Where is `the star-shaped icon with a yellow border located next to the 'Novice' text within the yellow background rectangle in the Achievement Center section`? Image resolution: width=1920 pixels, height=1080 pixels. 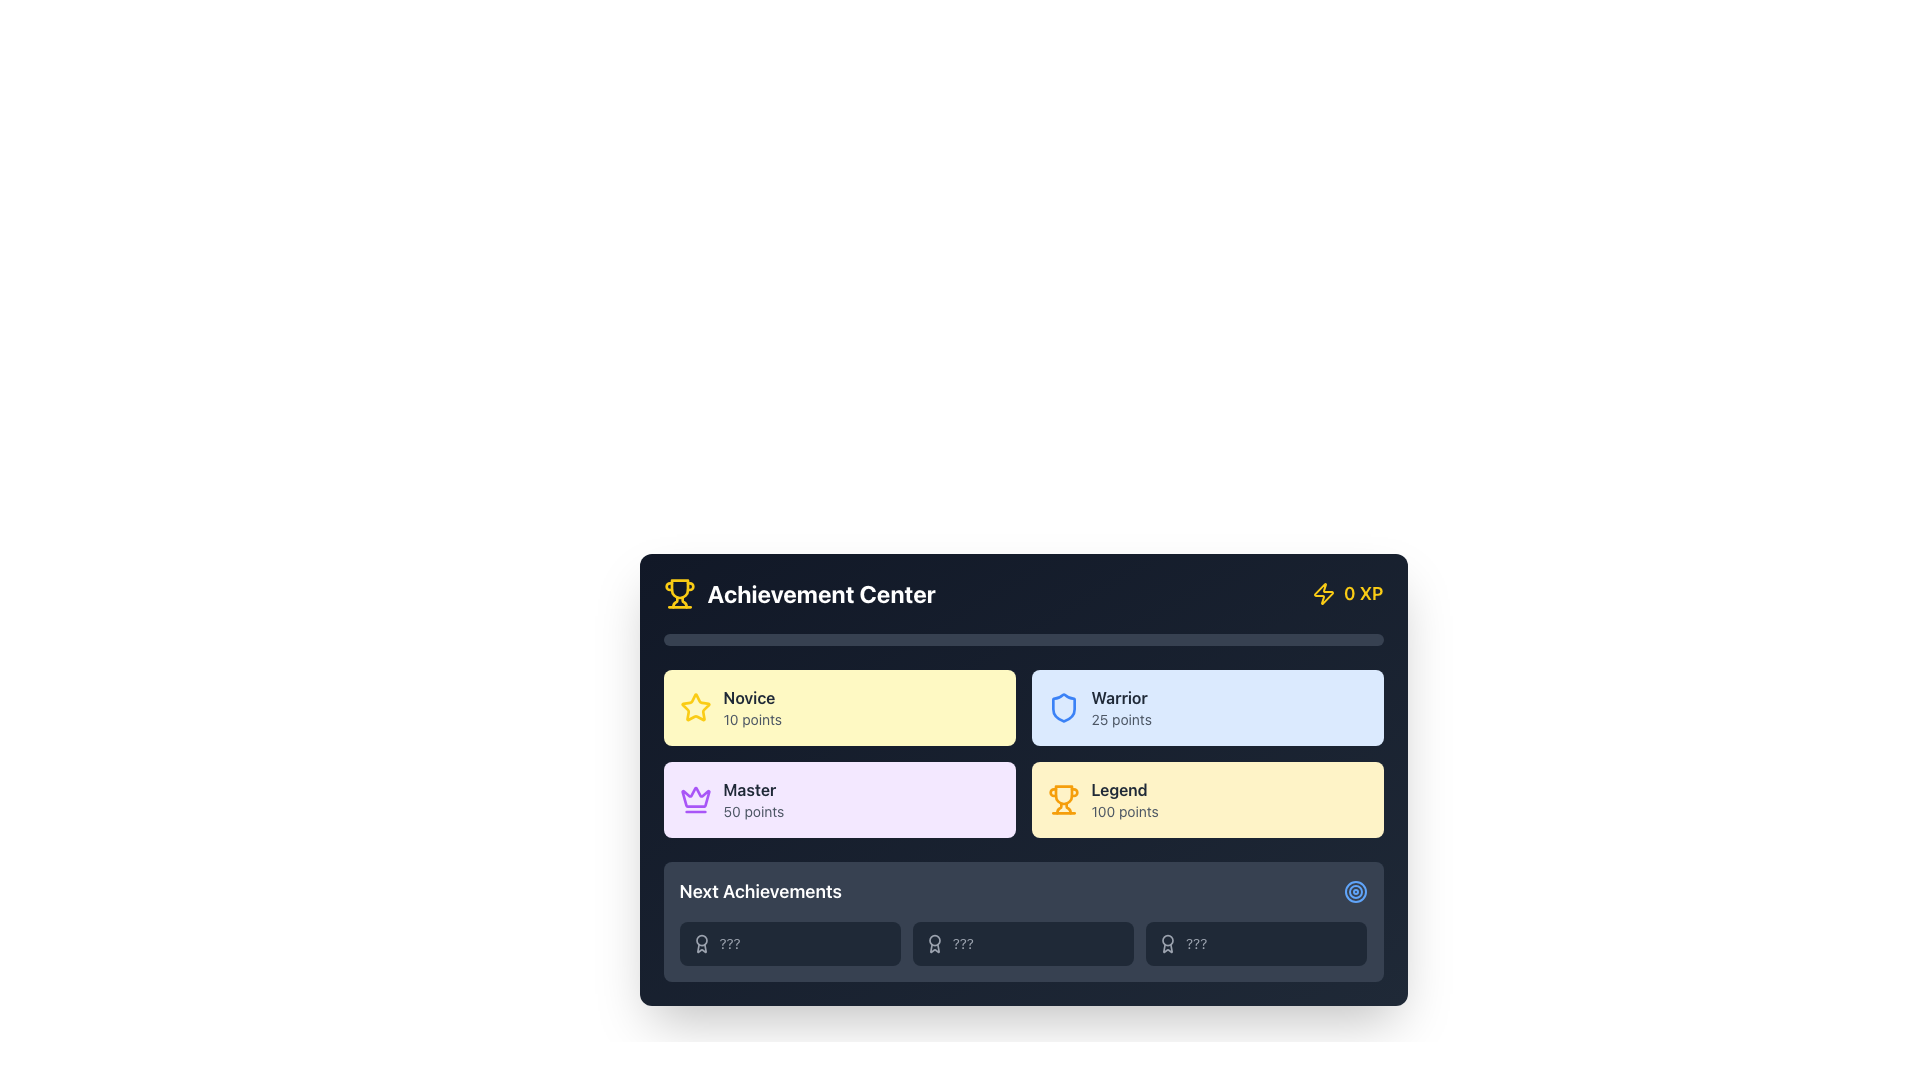 the star-shaped icon with a yellow border located next to the 'Novice' text within the yellow background rectangle in the Achievement Center section is located at coordinates (695, 707).